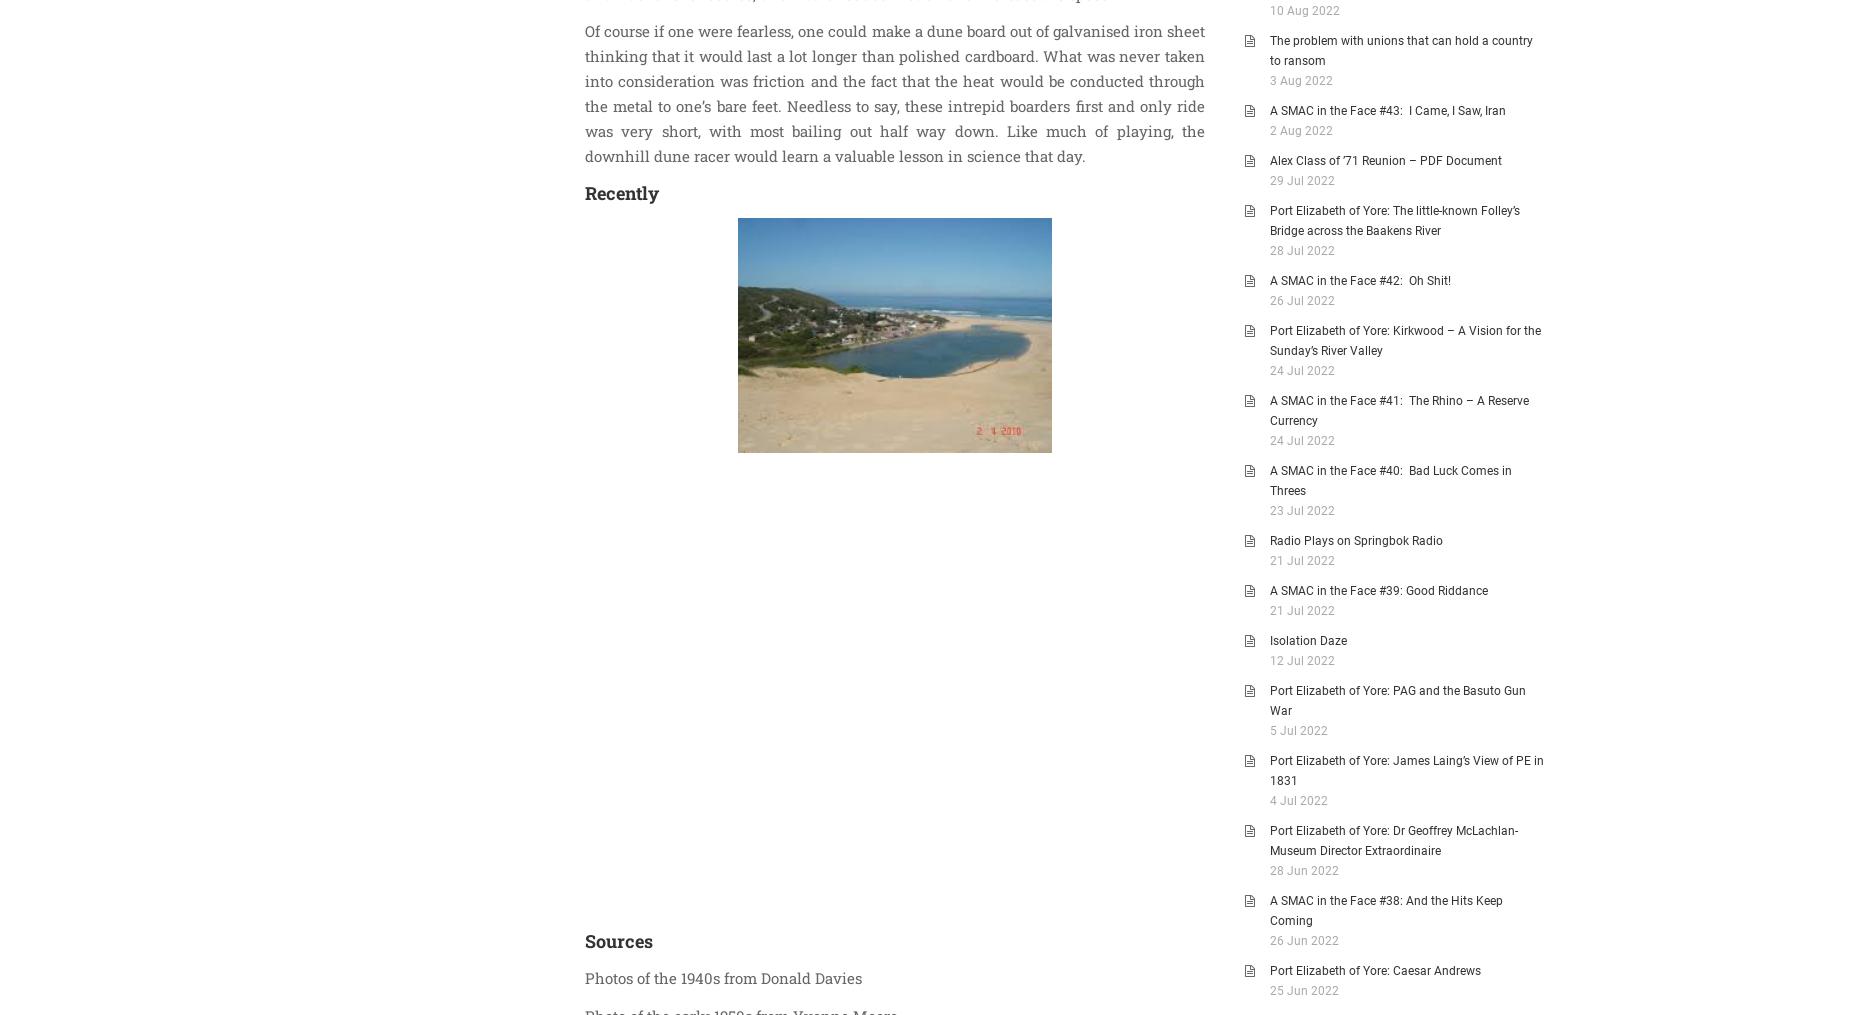 Image resolution: width=1850 pixels, height=1015 pixels. Describe the element at coordinates (1301, 510) in the screenshot. I see `'23 Jul 2022'` at that location.